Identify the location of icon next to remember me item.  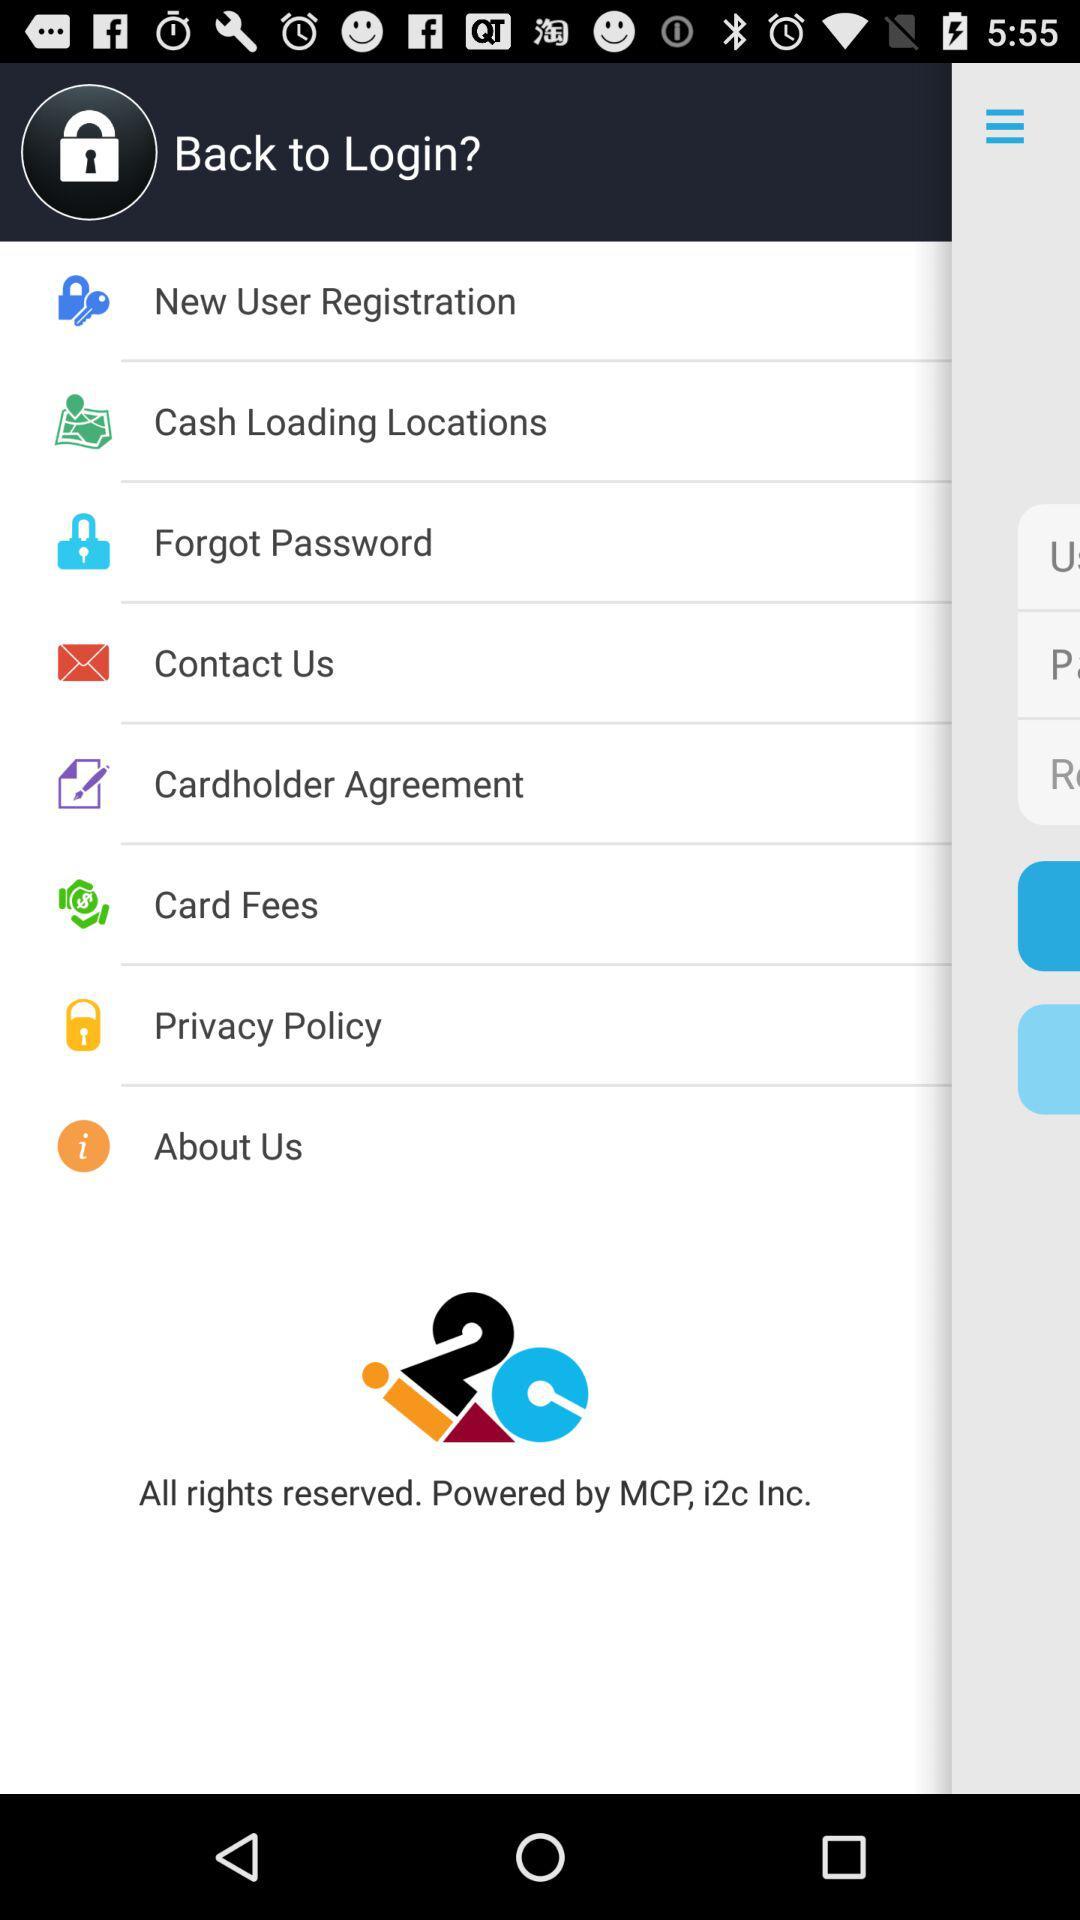
(552, 781).